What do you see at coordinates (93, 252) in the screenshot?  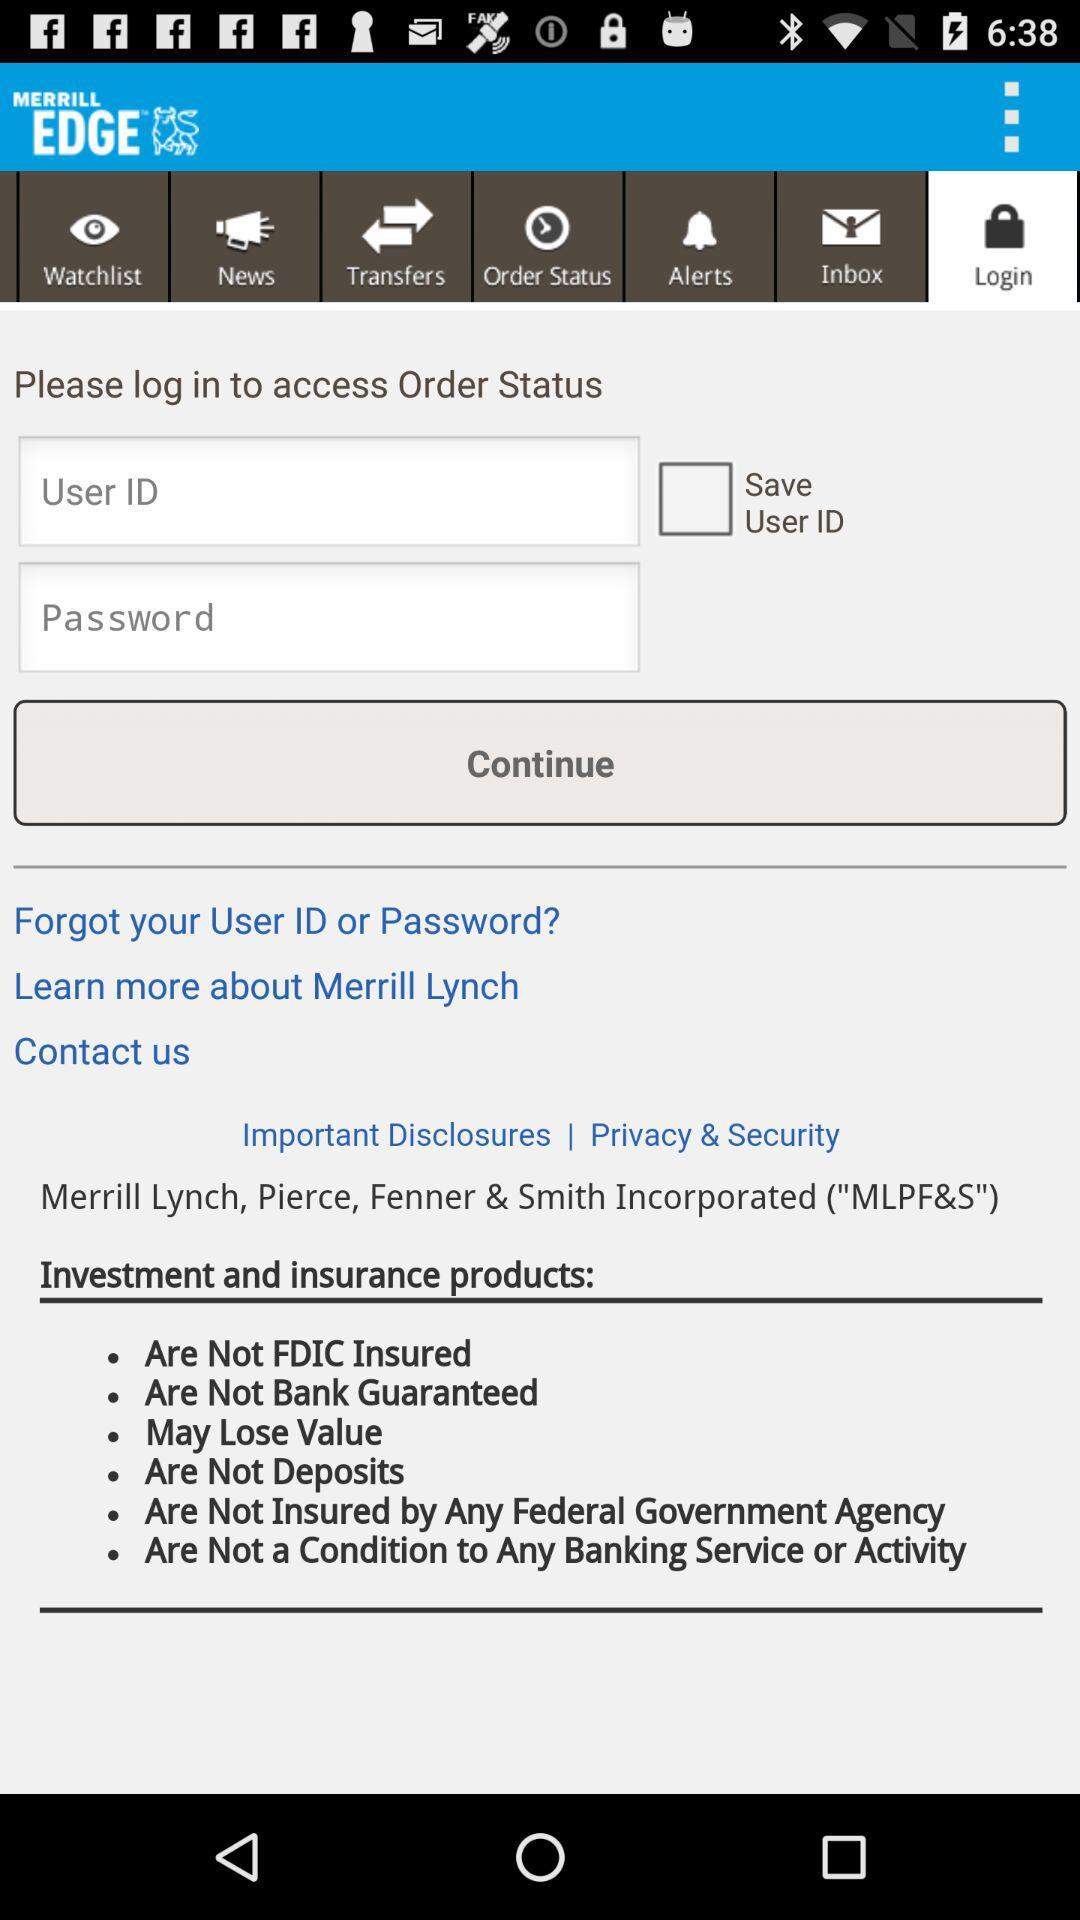 I see `the visibility icon` at bounding box center [93, 252].